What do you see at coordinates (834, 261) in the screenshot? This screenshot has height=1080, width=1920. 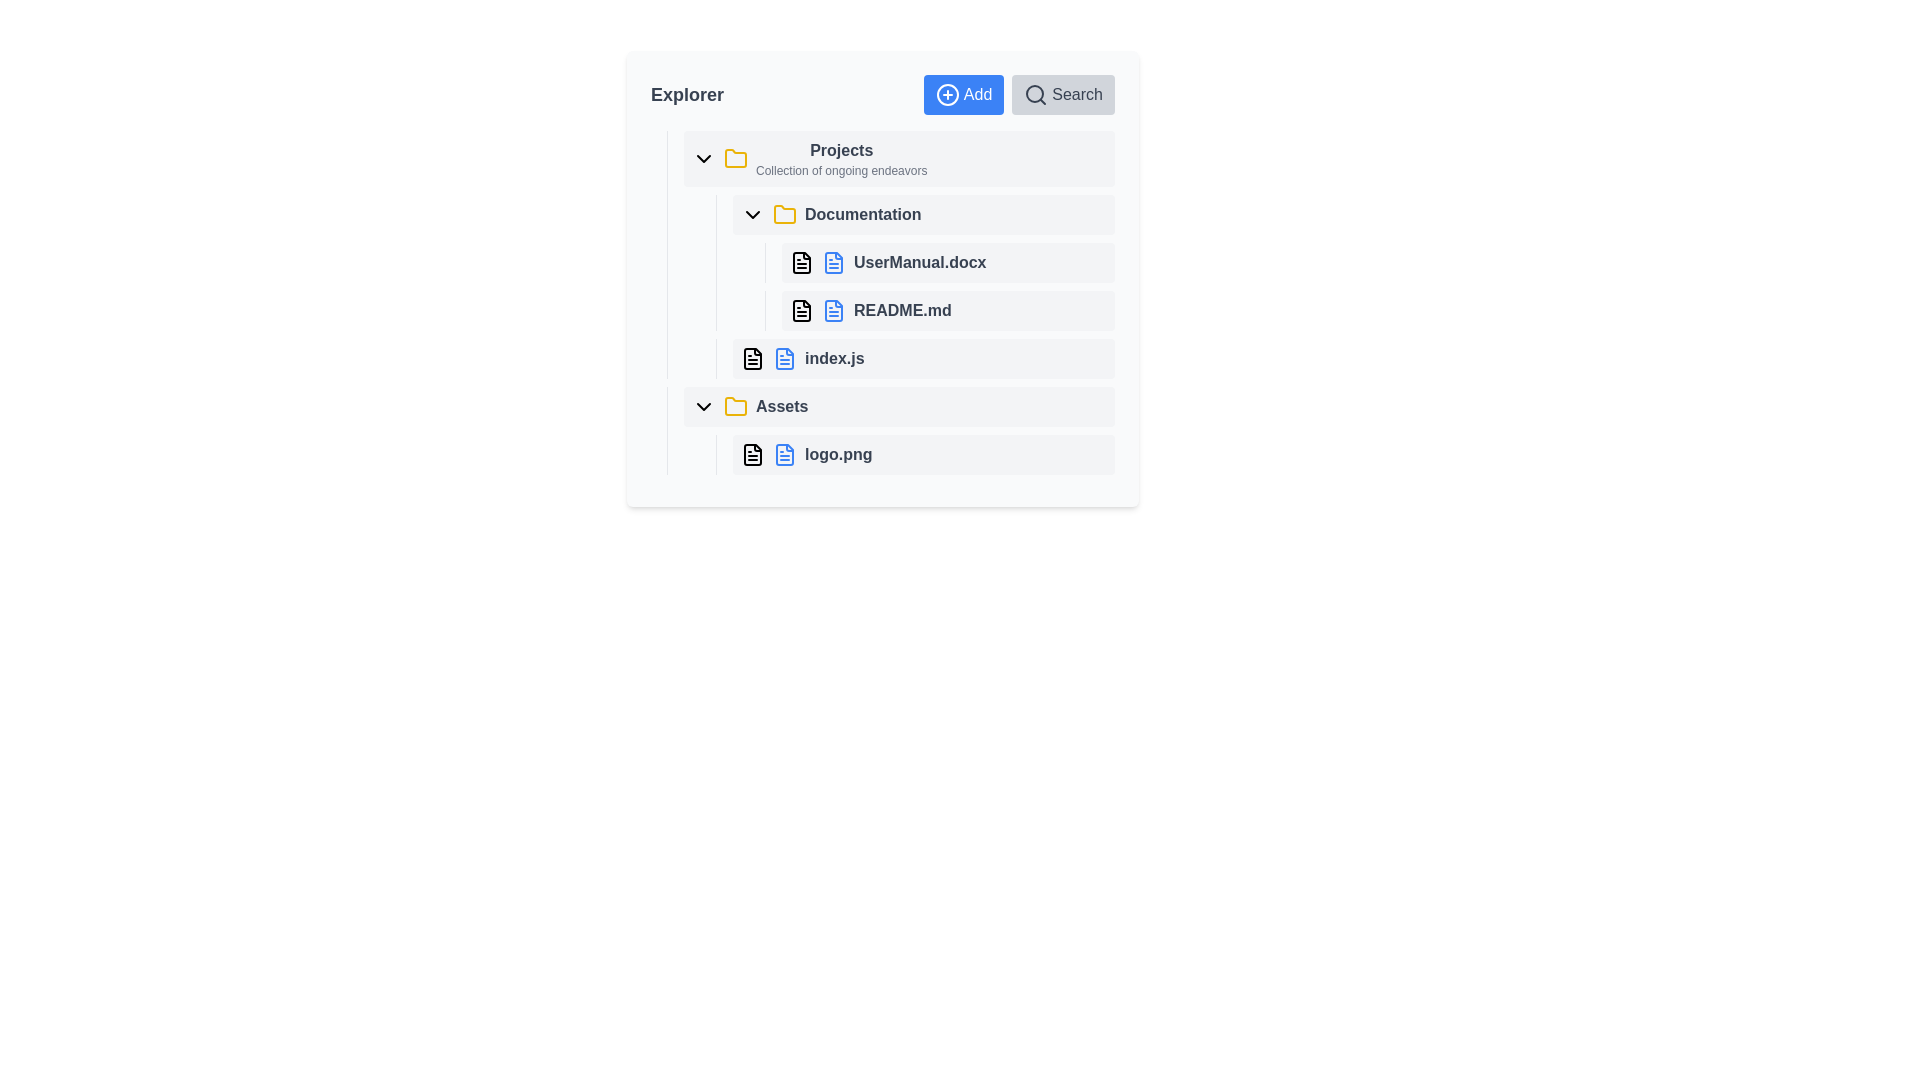 I see `the visual identifier icon for the 'UserManual.docx' file entry located` at bounding box center [834, 261].